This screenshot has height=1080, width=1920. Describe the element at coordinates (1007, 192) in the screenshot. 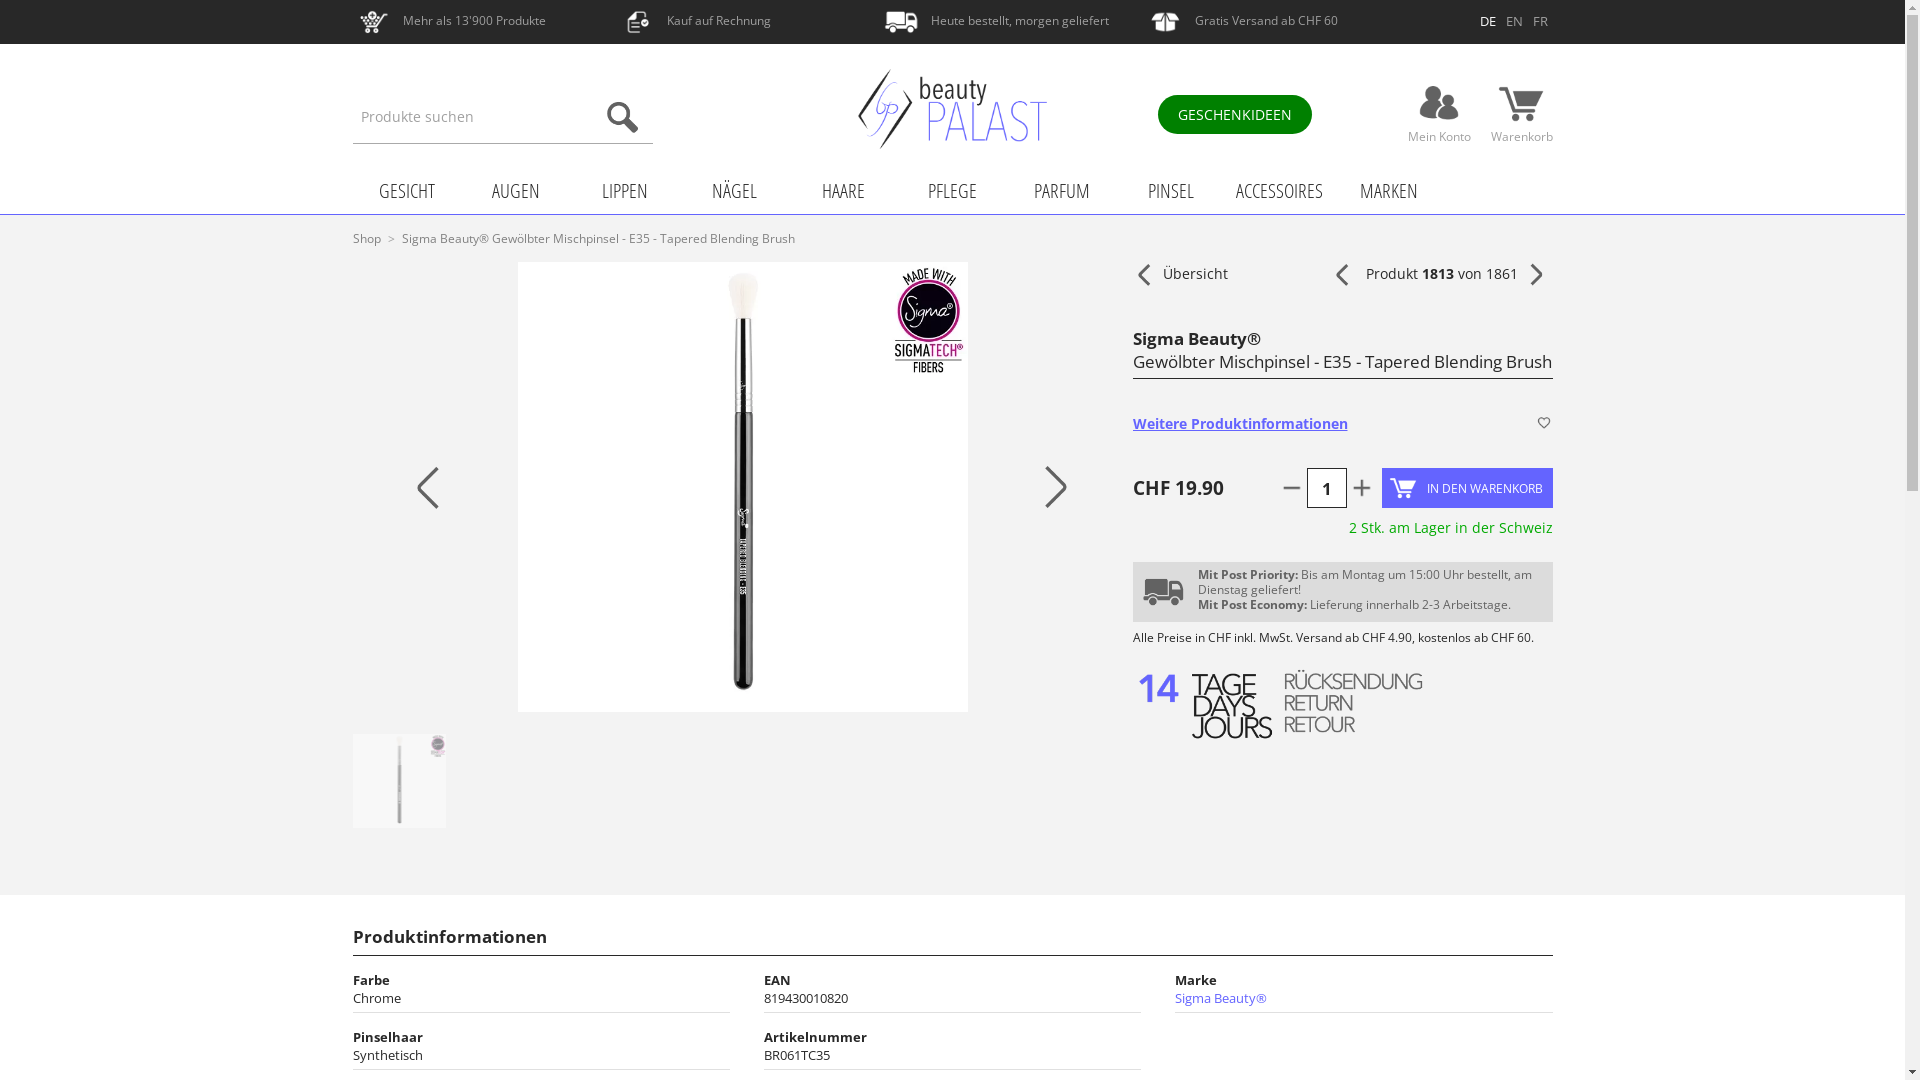

I see `'PARFUM'` at that location.